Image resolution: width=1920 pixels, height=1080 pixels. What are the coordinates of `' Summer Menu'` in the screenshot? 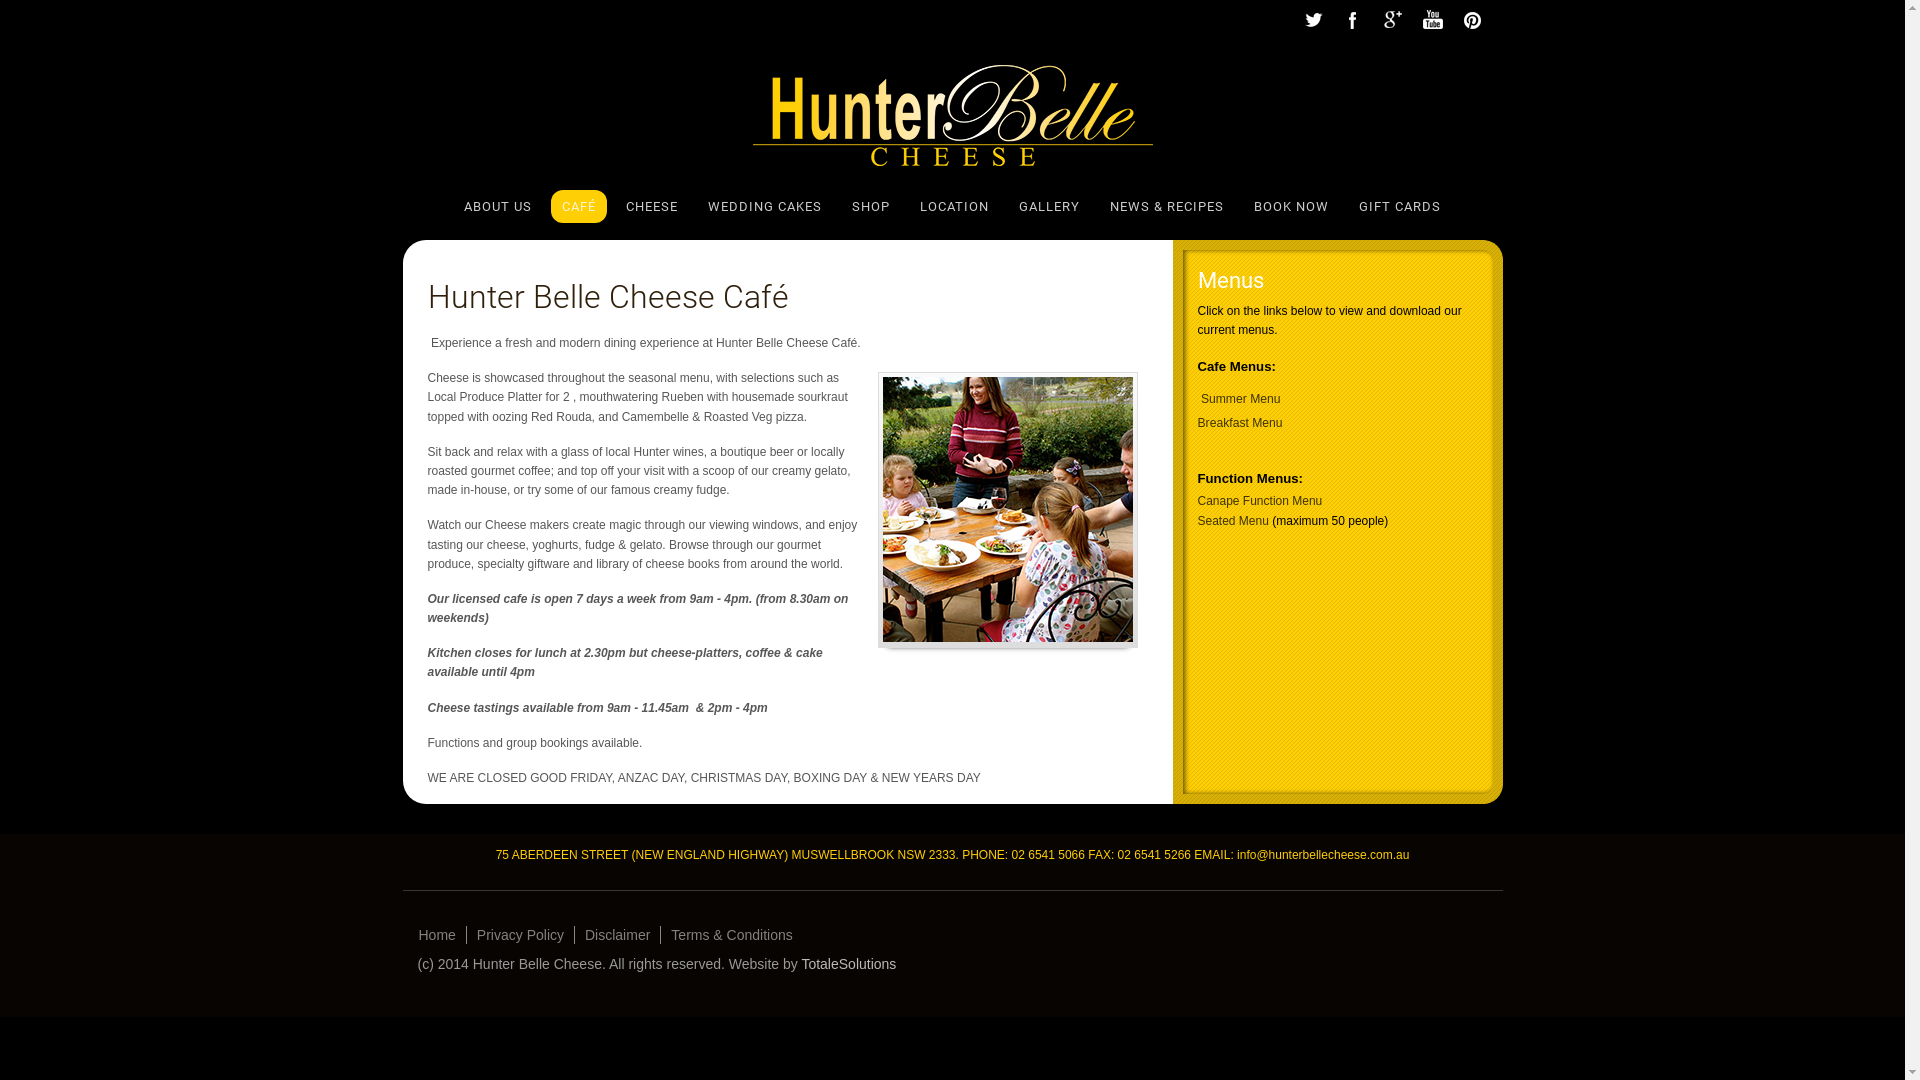 It's located at (1198, 398).